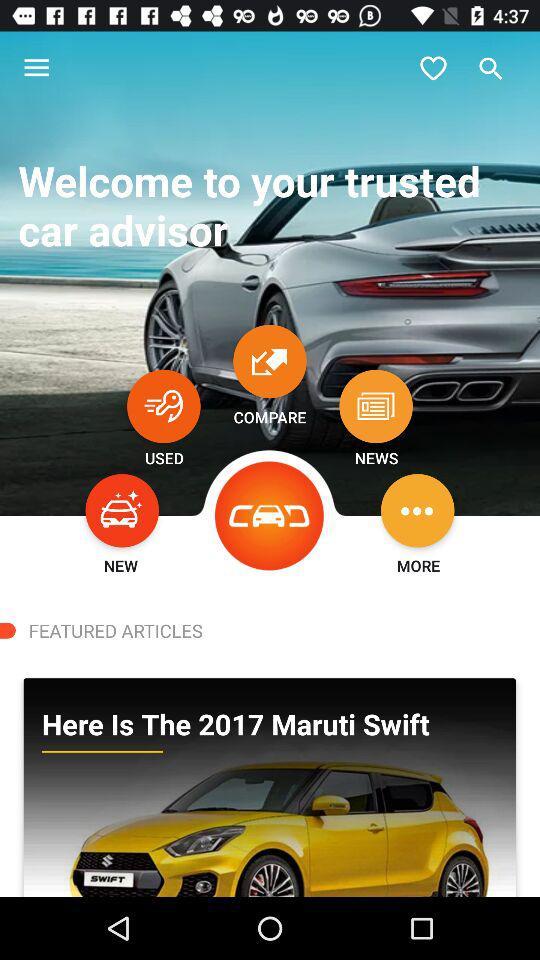 The image size is (540, 960). What do you see at coordinates (162, 405) in the screenshot?
I see `open used cars` at bounding box center [162, 405].